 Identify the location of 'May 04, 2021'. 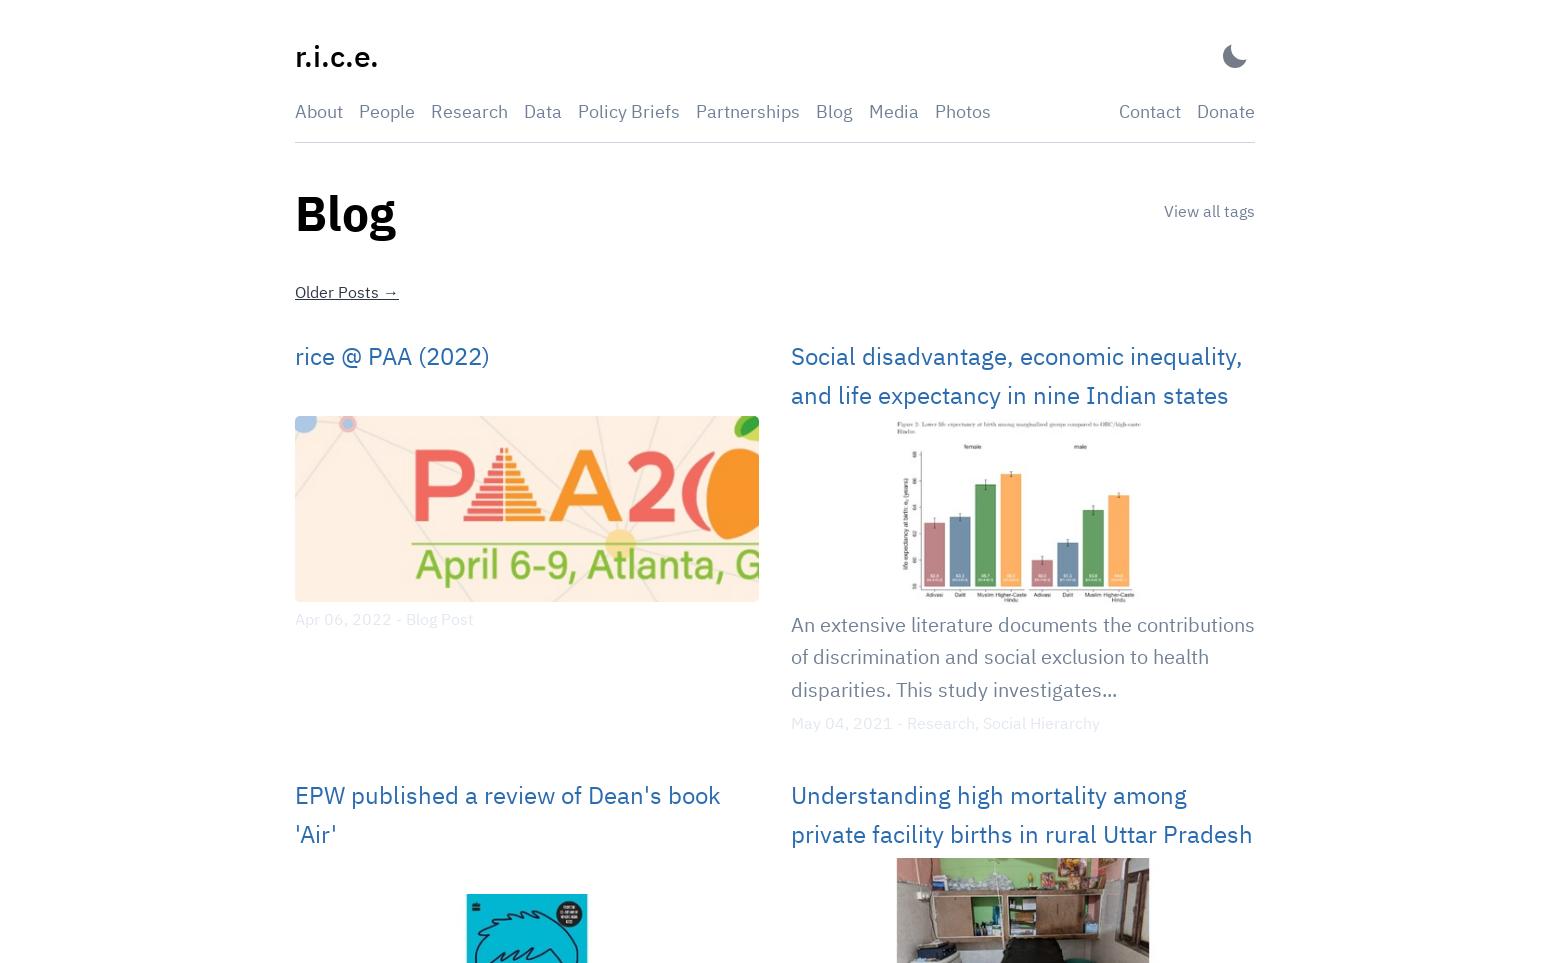
(840, 722).